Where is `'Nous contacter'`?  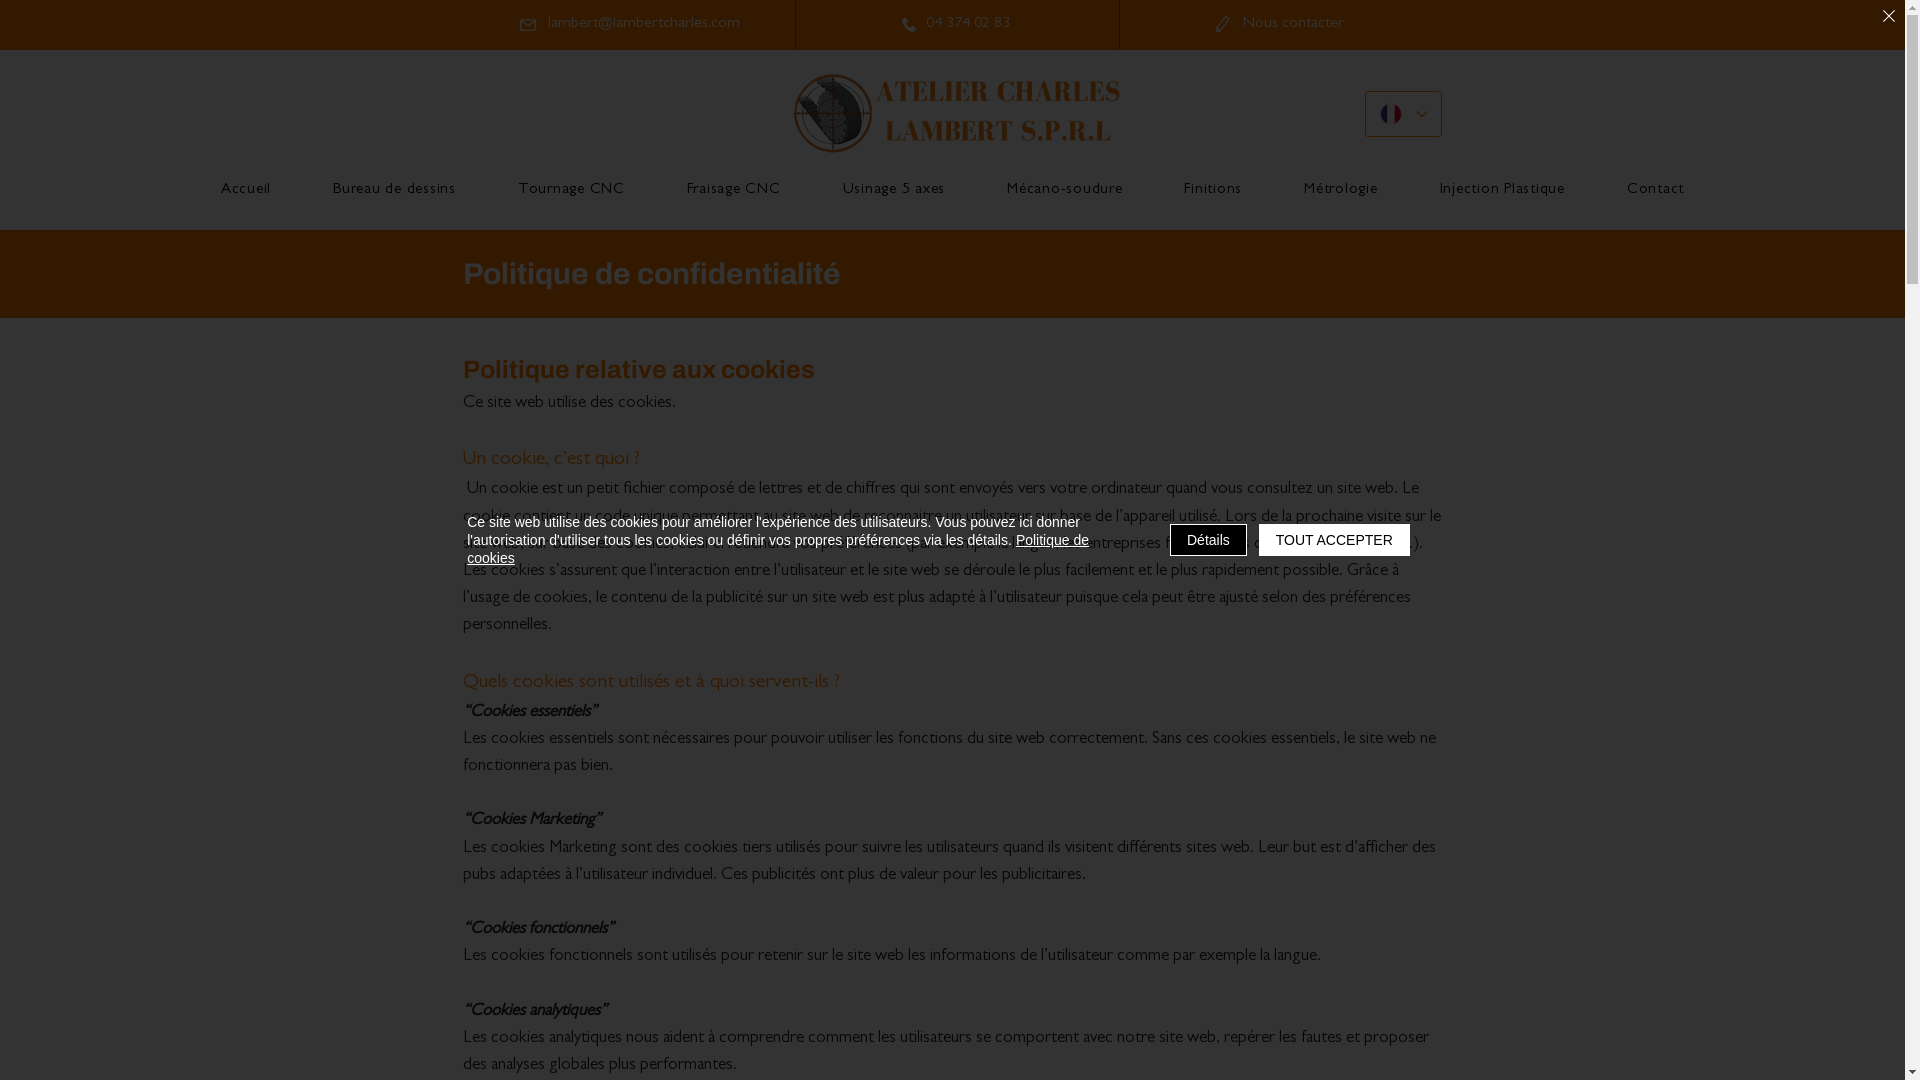 'Nous contacter' is located at coordinates (1277, 24).